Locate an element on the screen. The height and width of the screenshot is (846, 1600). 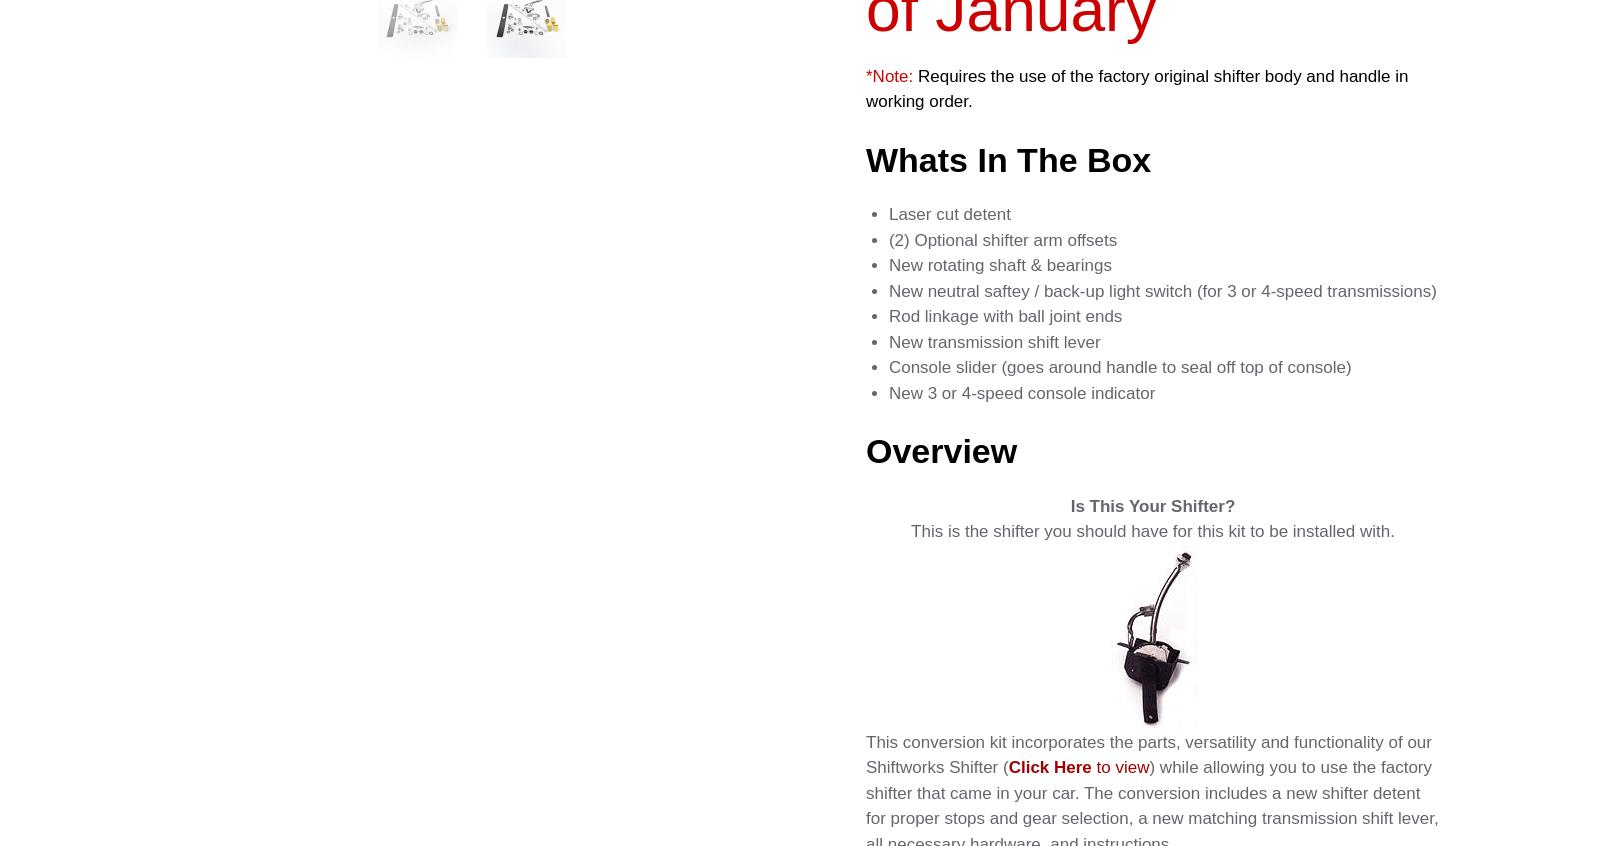
'Laser cut detent' is located at coordinates (887, 214).